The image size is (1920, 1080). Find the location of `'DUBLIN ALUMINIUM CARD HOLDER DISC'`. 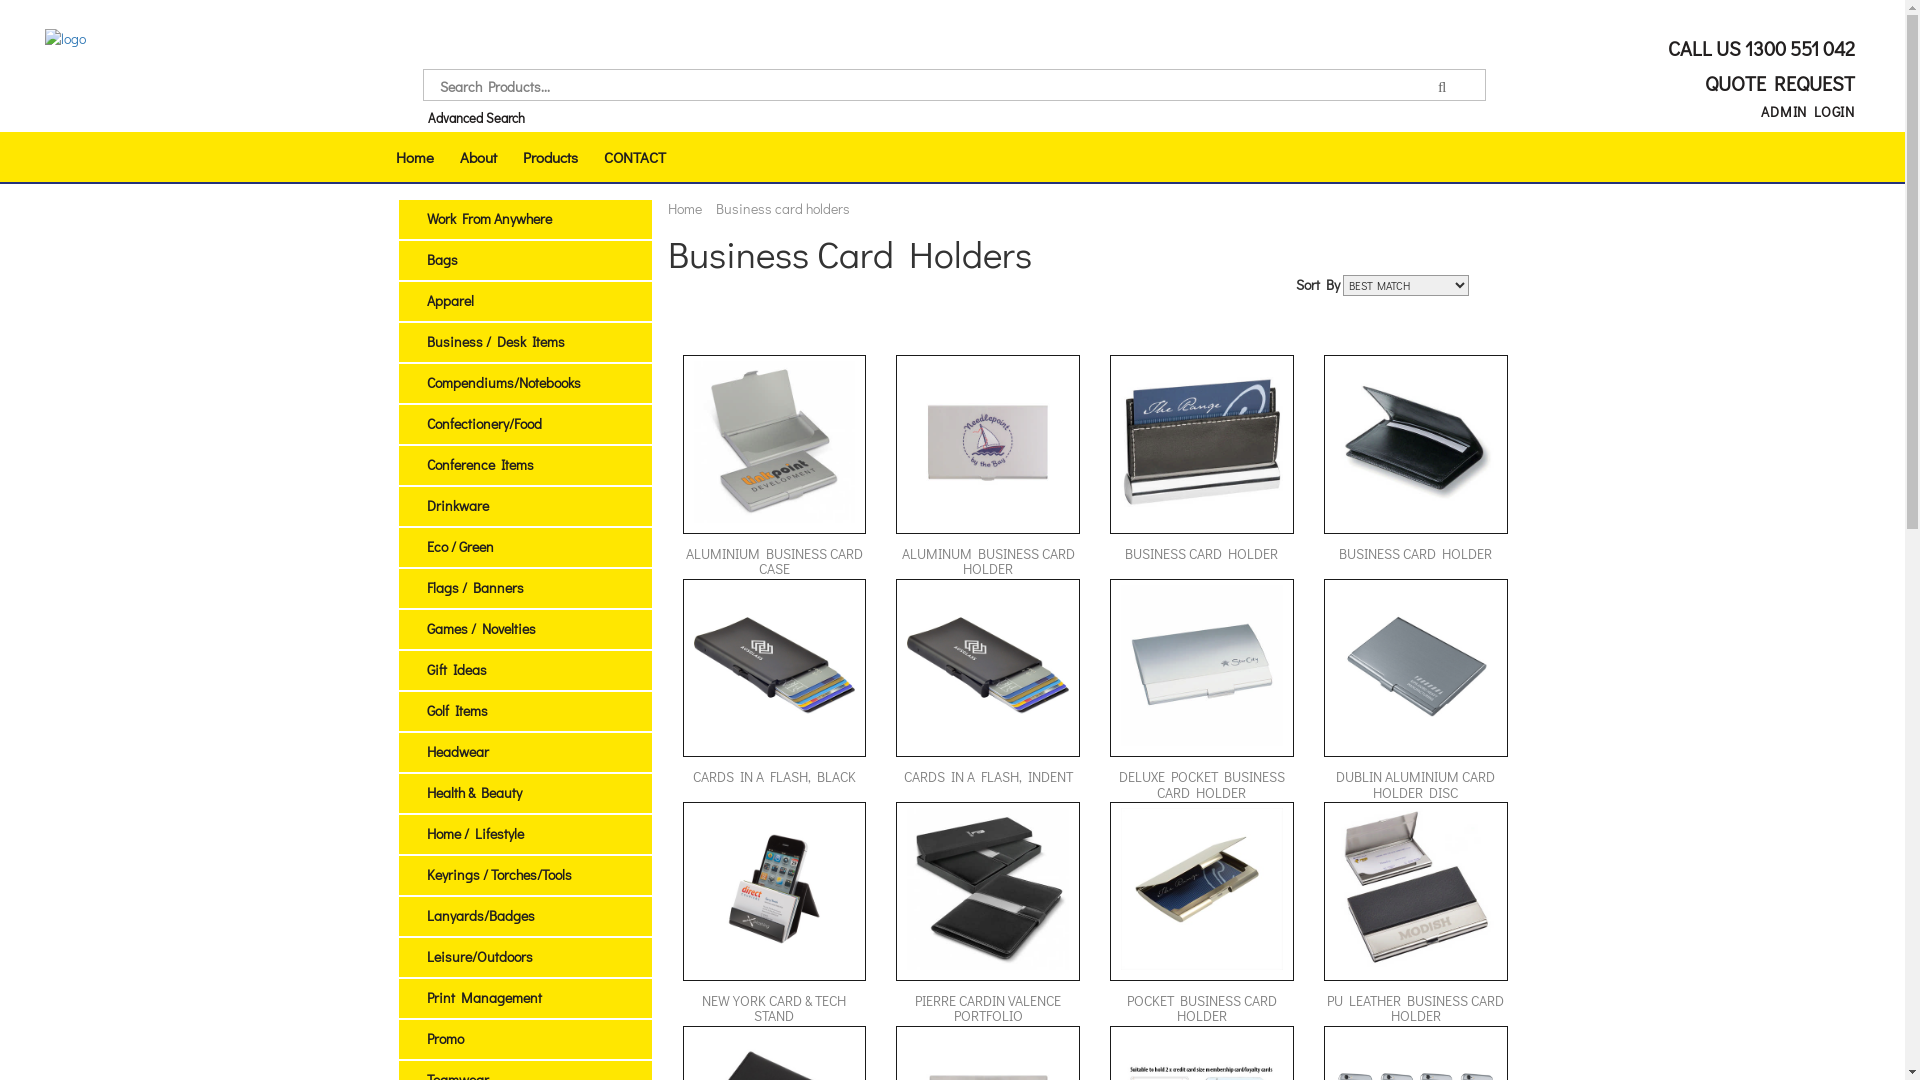

'DUBLIN ALUMINIUM CARD HOLDER DISC' is located at coordinates (1324, 689).